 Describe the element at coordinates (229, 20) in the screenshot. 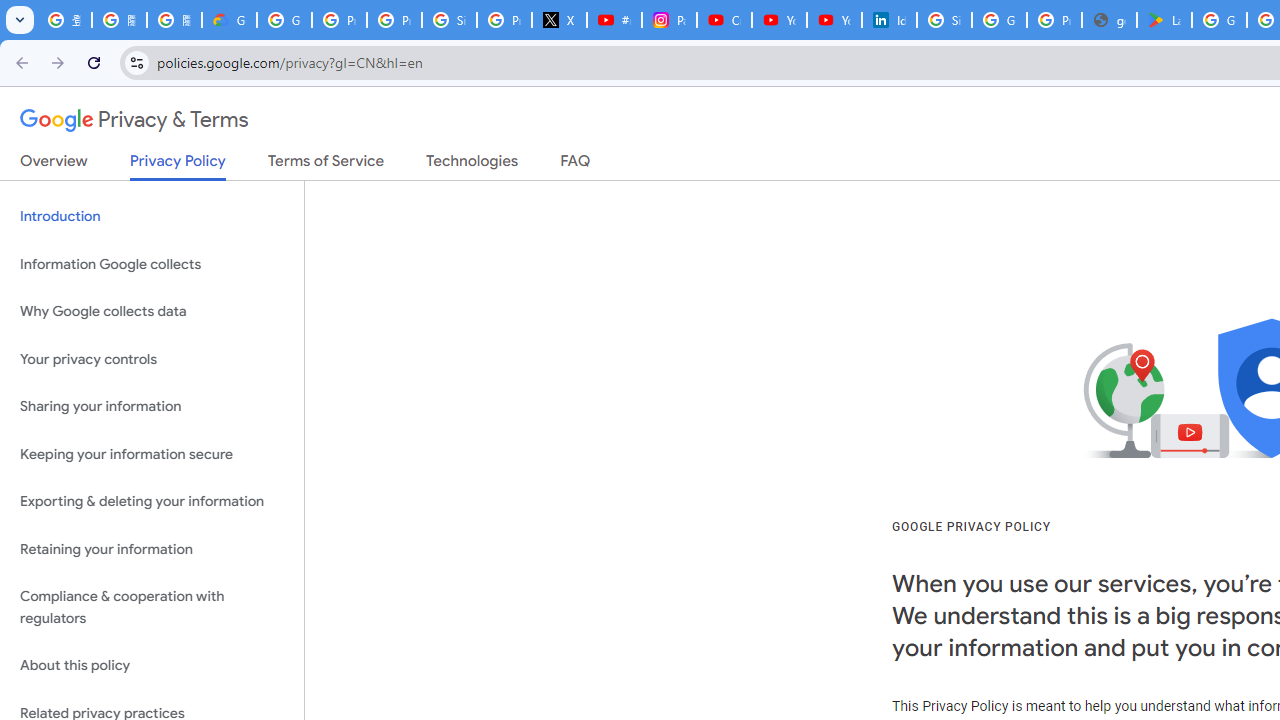

I see `'Google Cloud Privacy Notice'` at that location.